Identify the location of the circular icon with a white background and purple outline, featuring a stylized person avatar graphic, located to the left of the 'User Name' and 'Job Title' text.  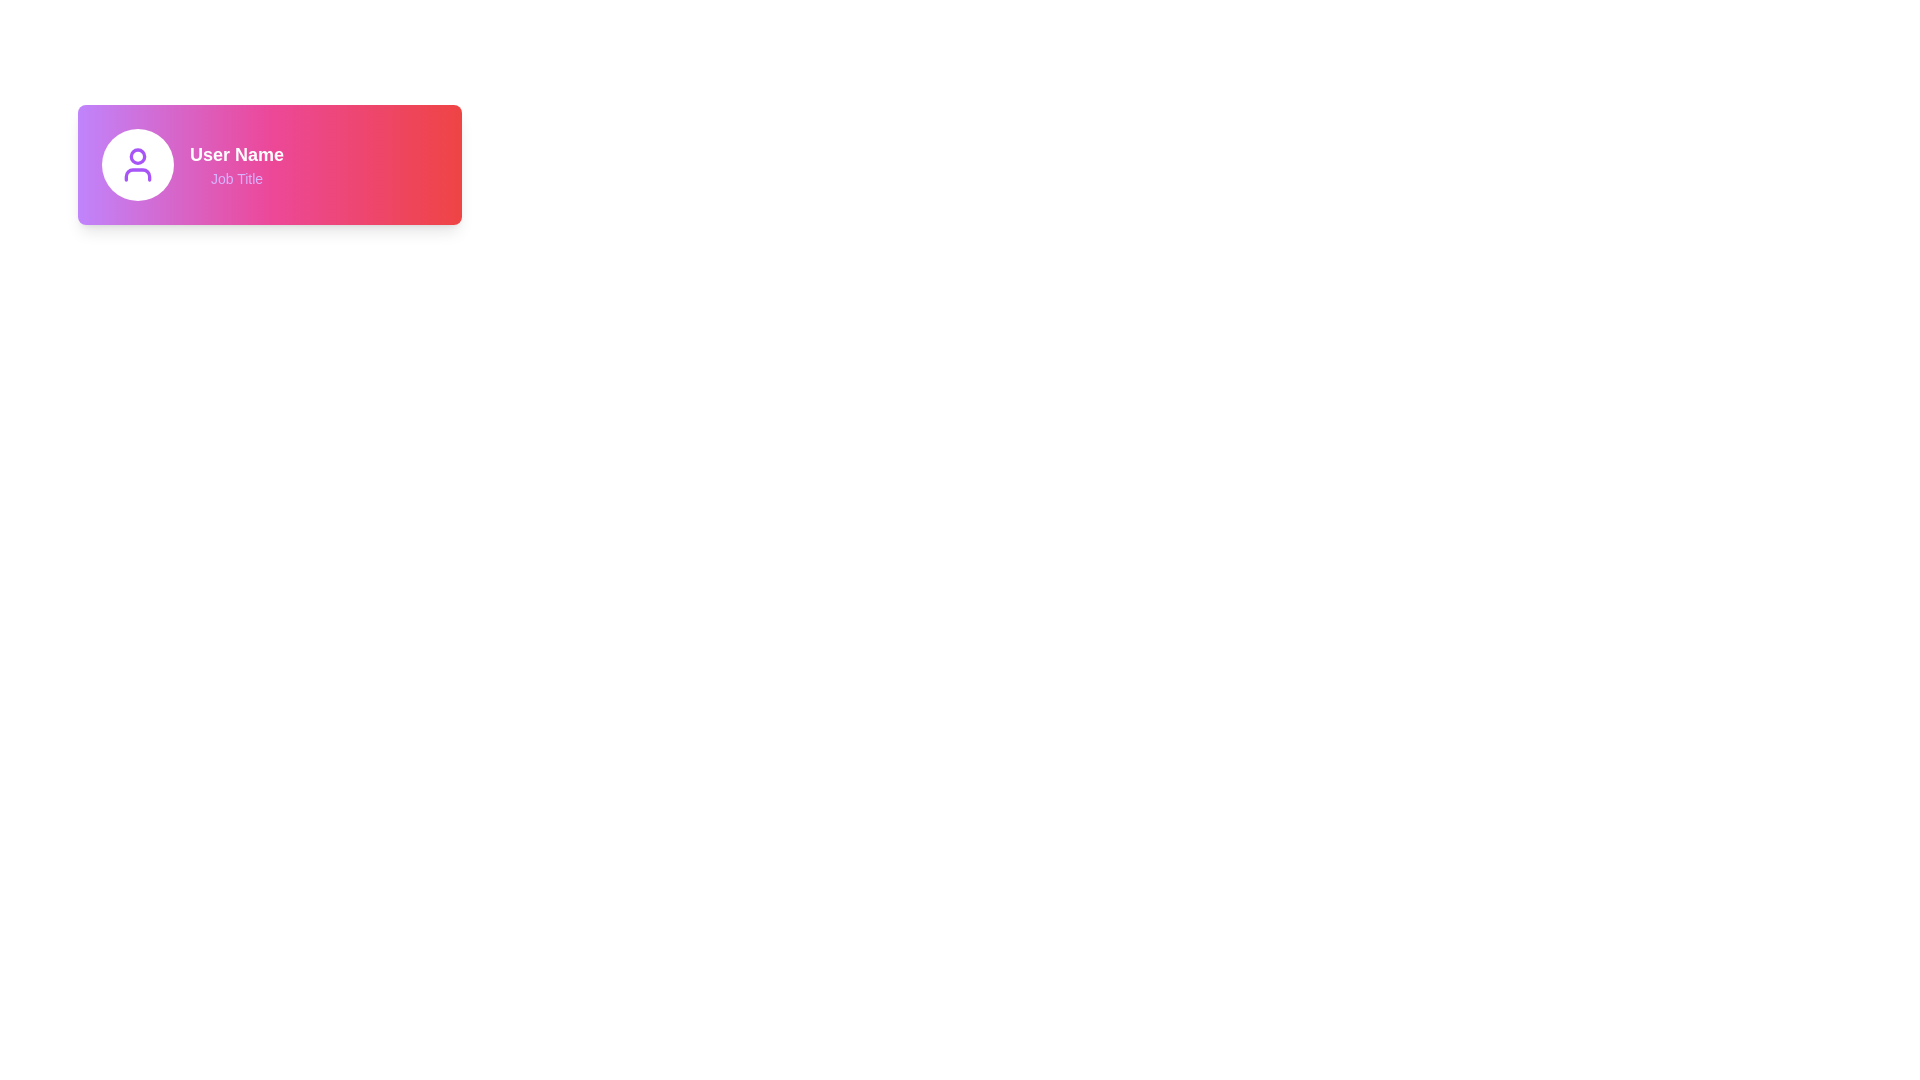
(137, 164).